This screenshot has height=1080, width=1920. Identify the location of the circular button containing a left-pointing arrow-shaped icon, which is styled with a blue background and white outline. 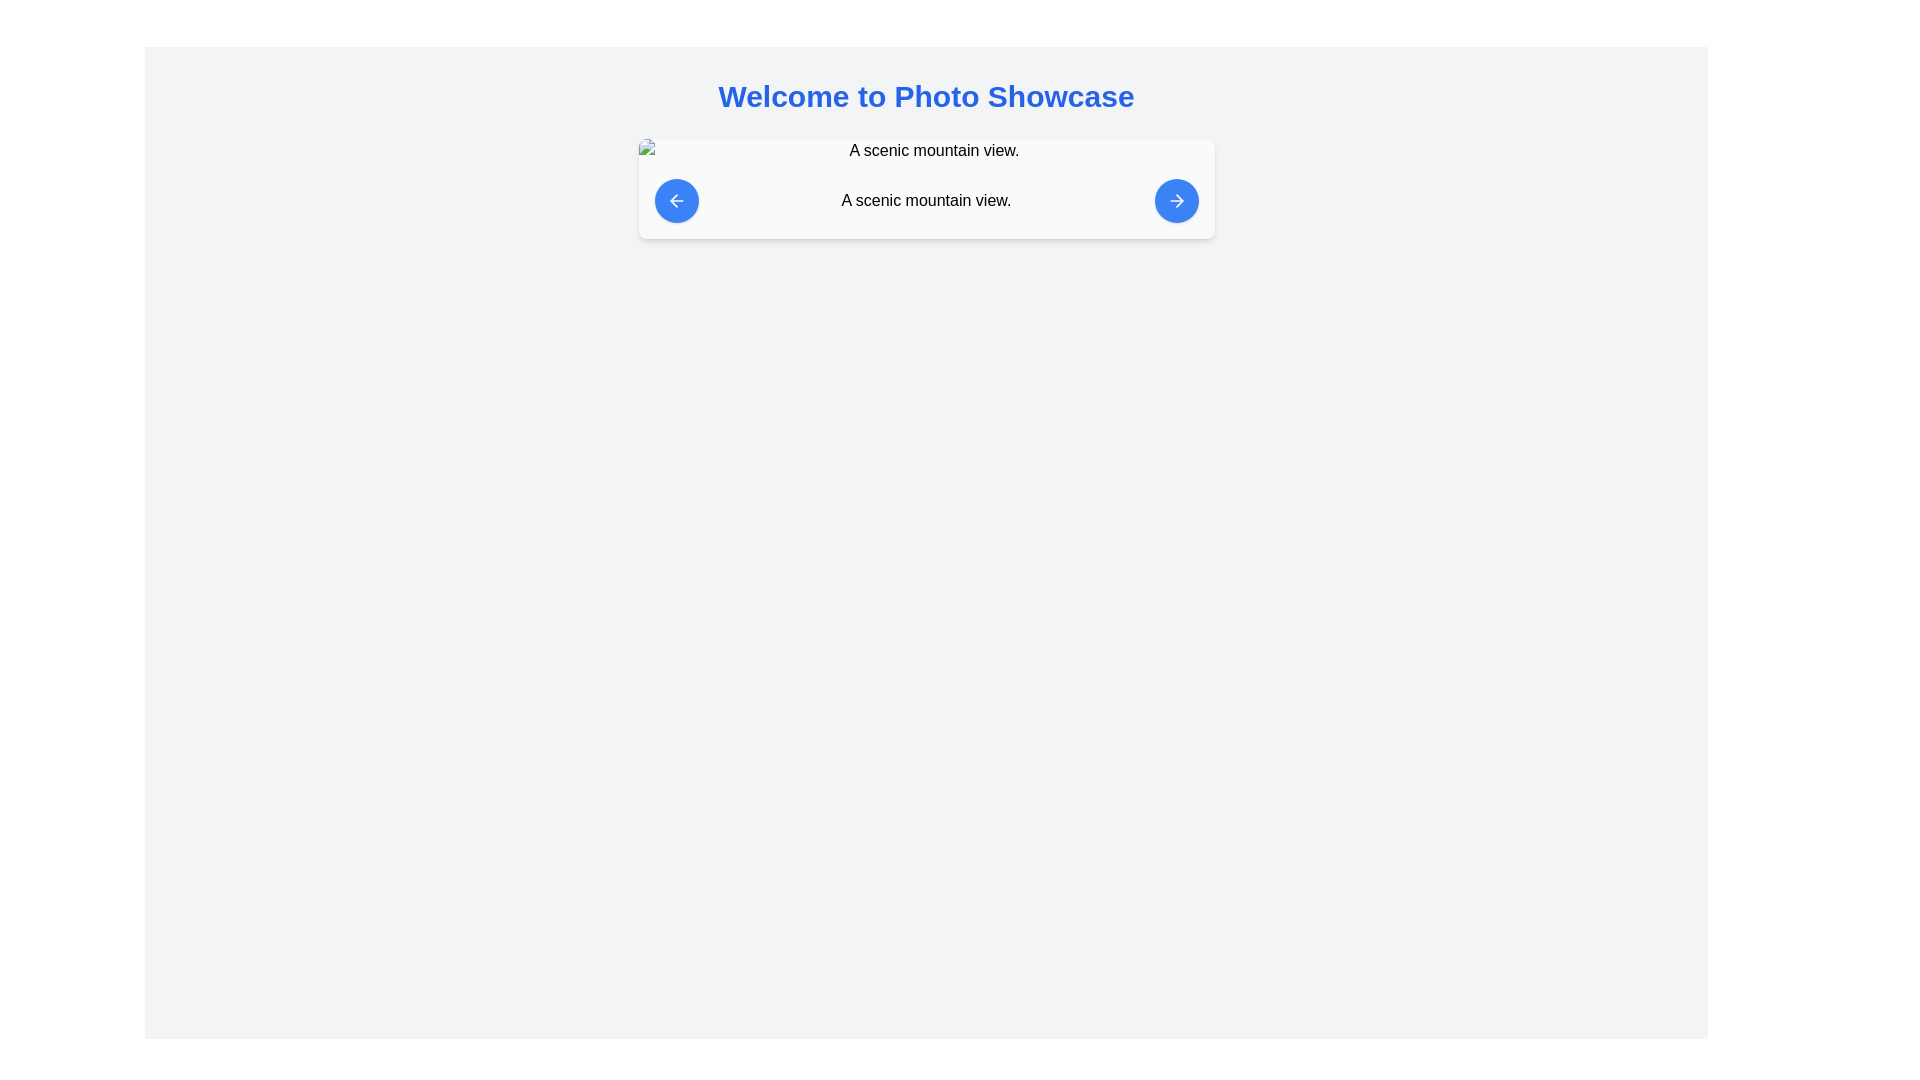
(676, 200).